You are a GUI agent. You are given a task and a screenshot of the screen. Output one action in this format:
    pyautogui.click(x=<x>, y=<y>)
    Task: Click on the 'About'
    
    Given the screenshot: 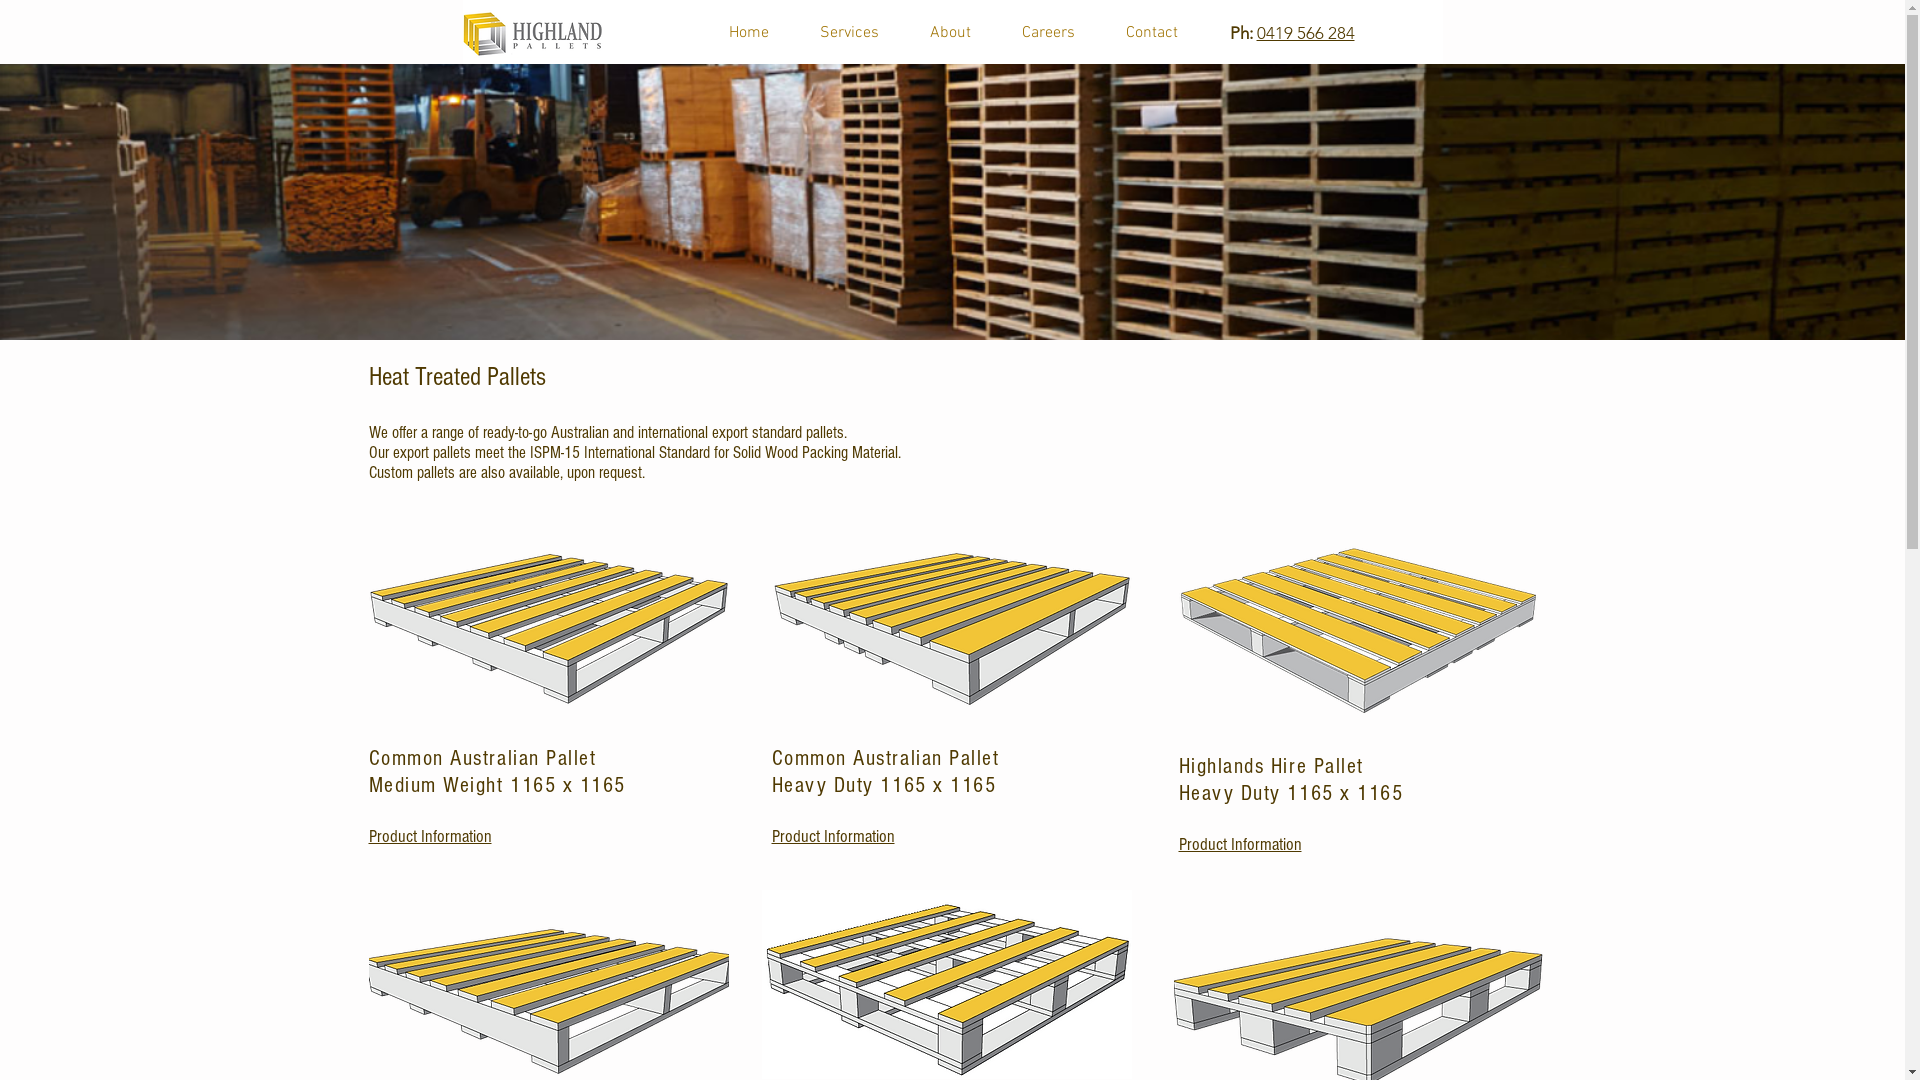 What is the action you would take?
    pyautogui.click(x=949, y=33)
    